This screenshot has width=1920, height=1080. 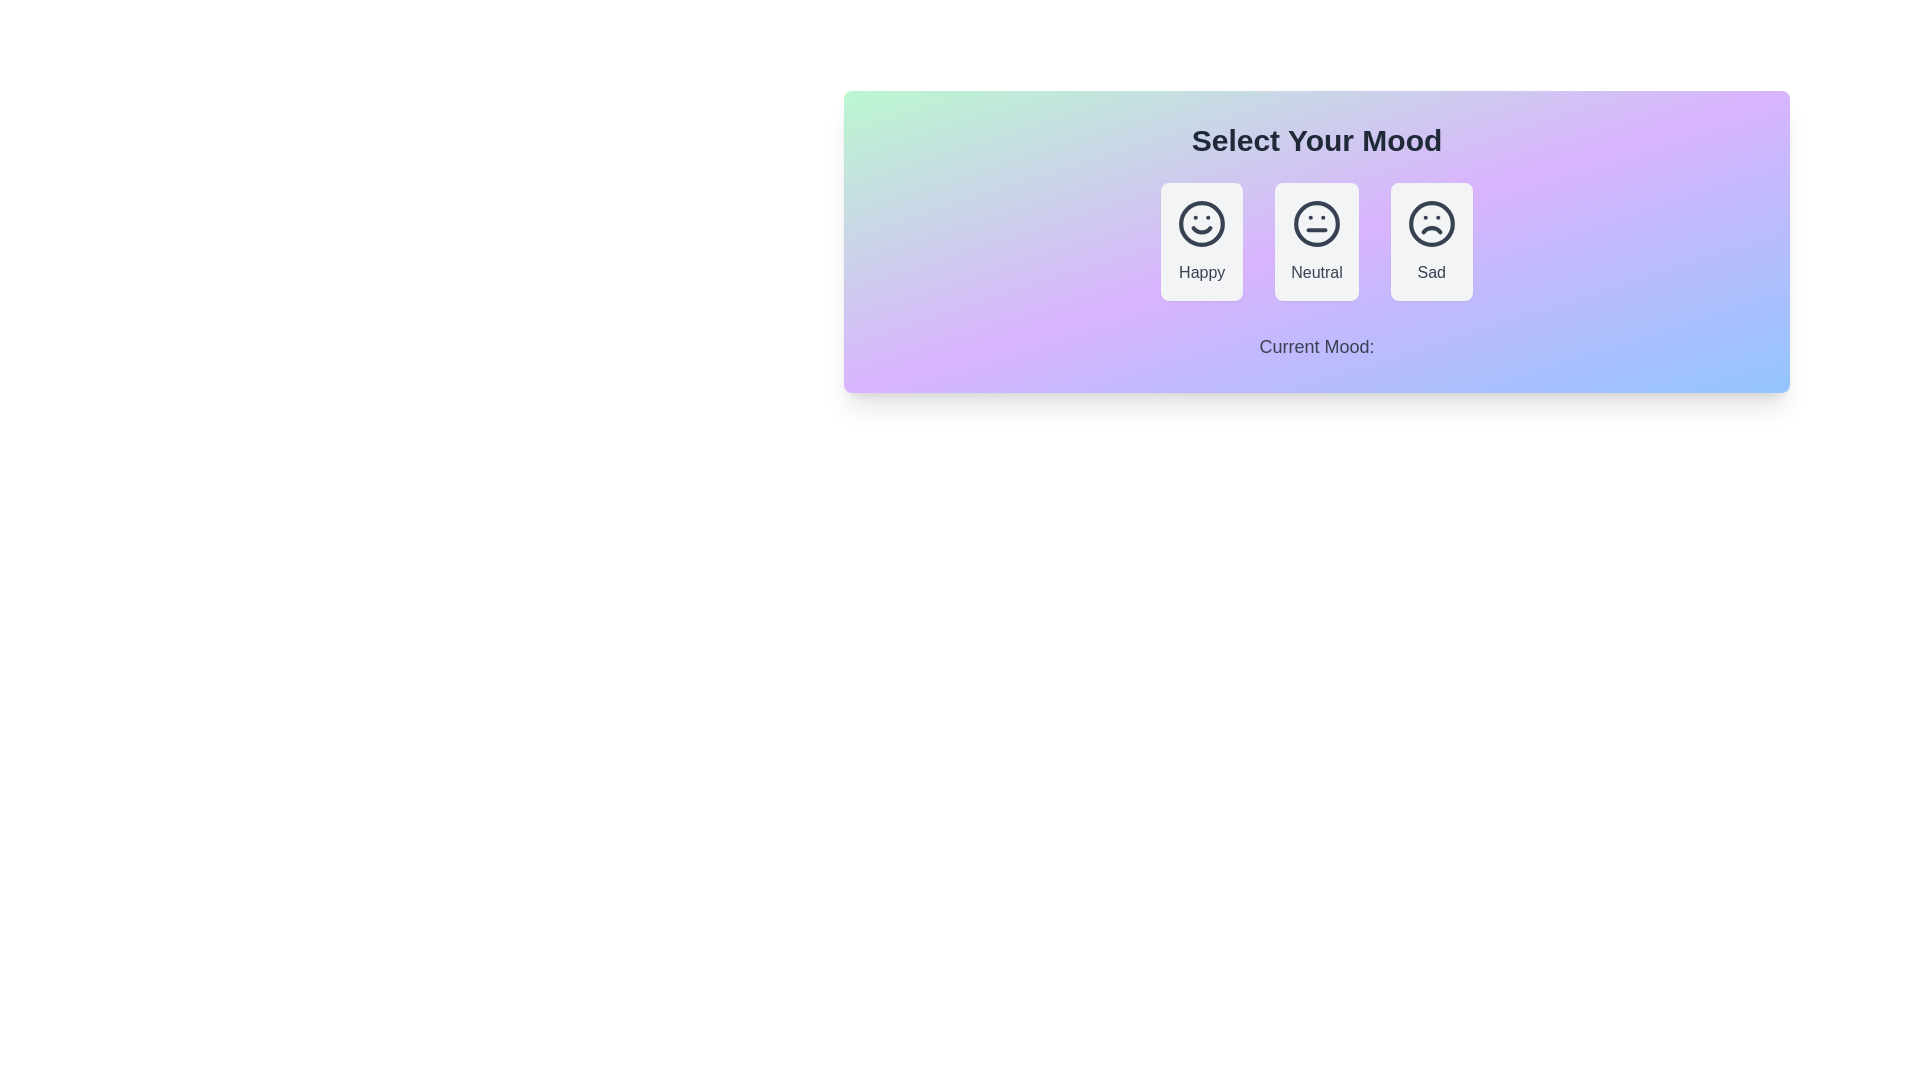 What do you see at coordinates (1430, 241) in the screenshot?
I see `the Sad button to select the corresponding mood` at bounding box center [1430, 241].